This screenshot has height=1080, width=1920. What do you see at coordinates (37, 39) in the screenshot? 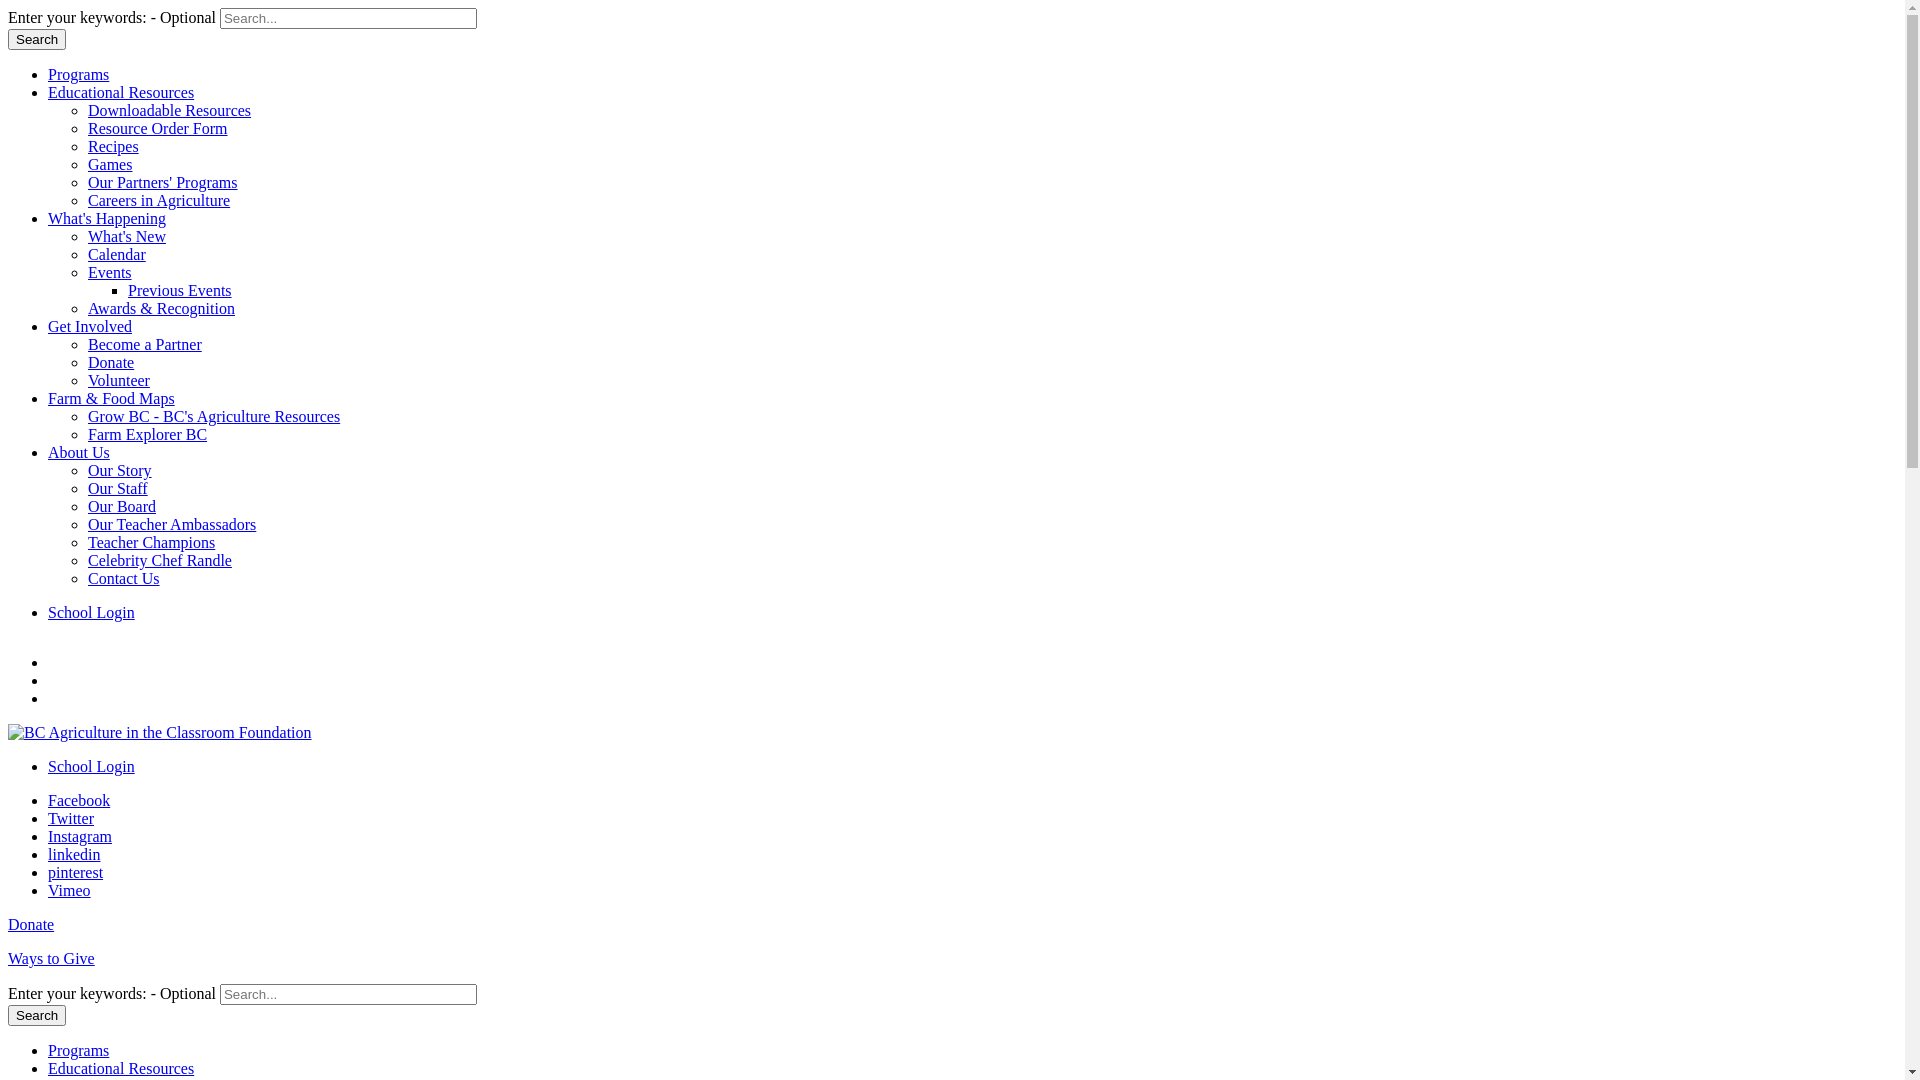
I see `'Search'` at bounding box center [37, 39].